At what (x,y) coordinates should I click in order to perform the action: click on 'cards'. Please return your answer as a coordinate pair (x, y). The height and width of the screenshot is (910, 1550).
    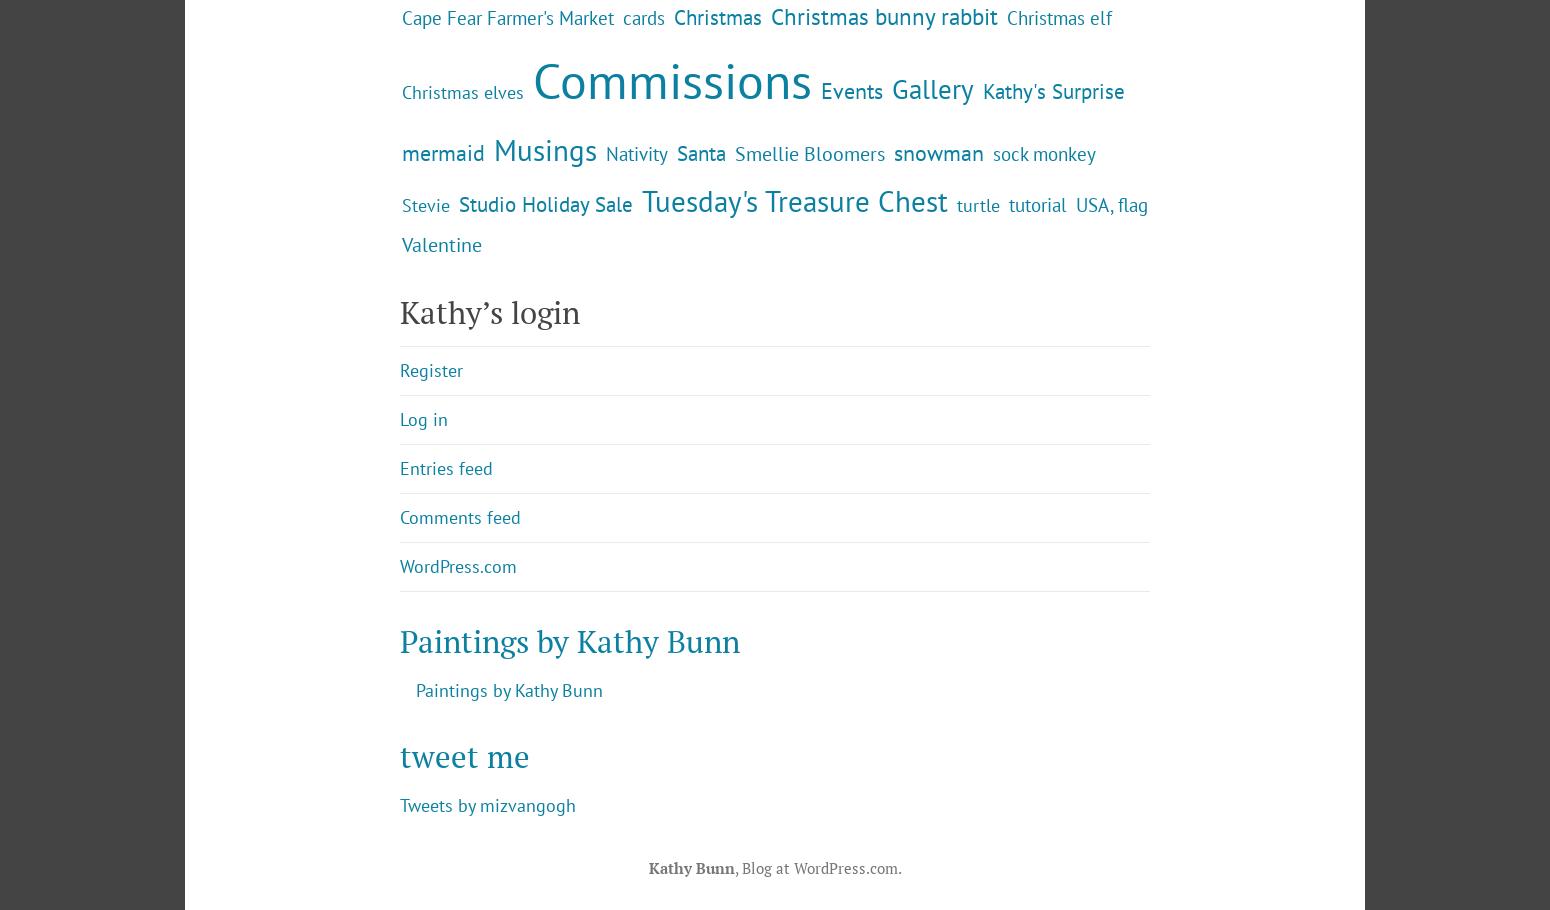
    Looking at the image, I should click on (643, 182).